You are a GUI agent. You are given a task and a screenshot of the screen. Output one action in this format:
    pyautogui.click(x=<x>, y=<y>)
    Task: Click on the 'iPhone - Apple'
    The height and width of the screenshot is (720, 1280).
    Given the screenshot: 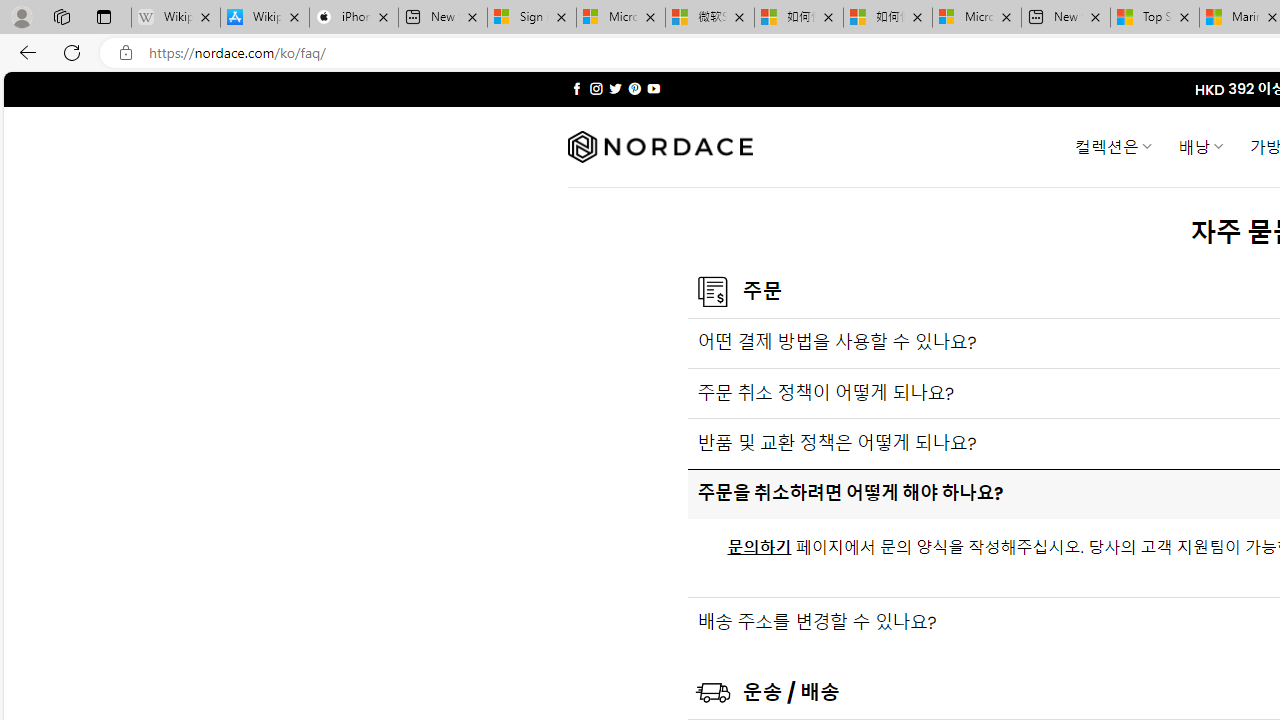 What is the action you would take?
    pyautogui.click(x=353, y=17)
    